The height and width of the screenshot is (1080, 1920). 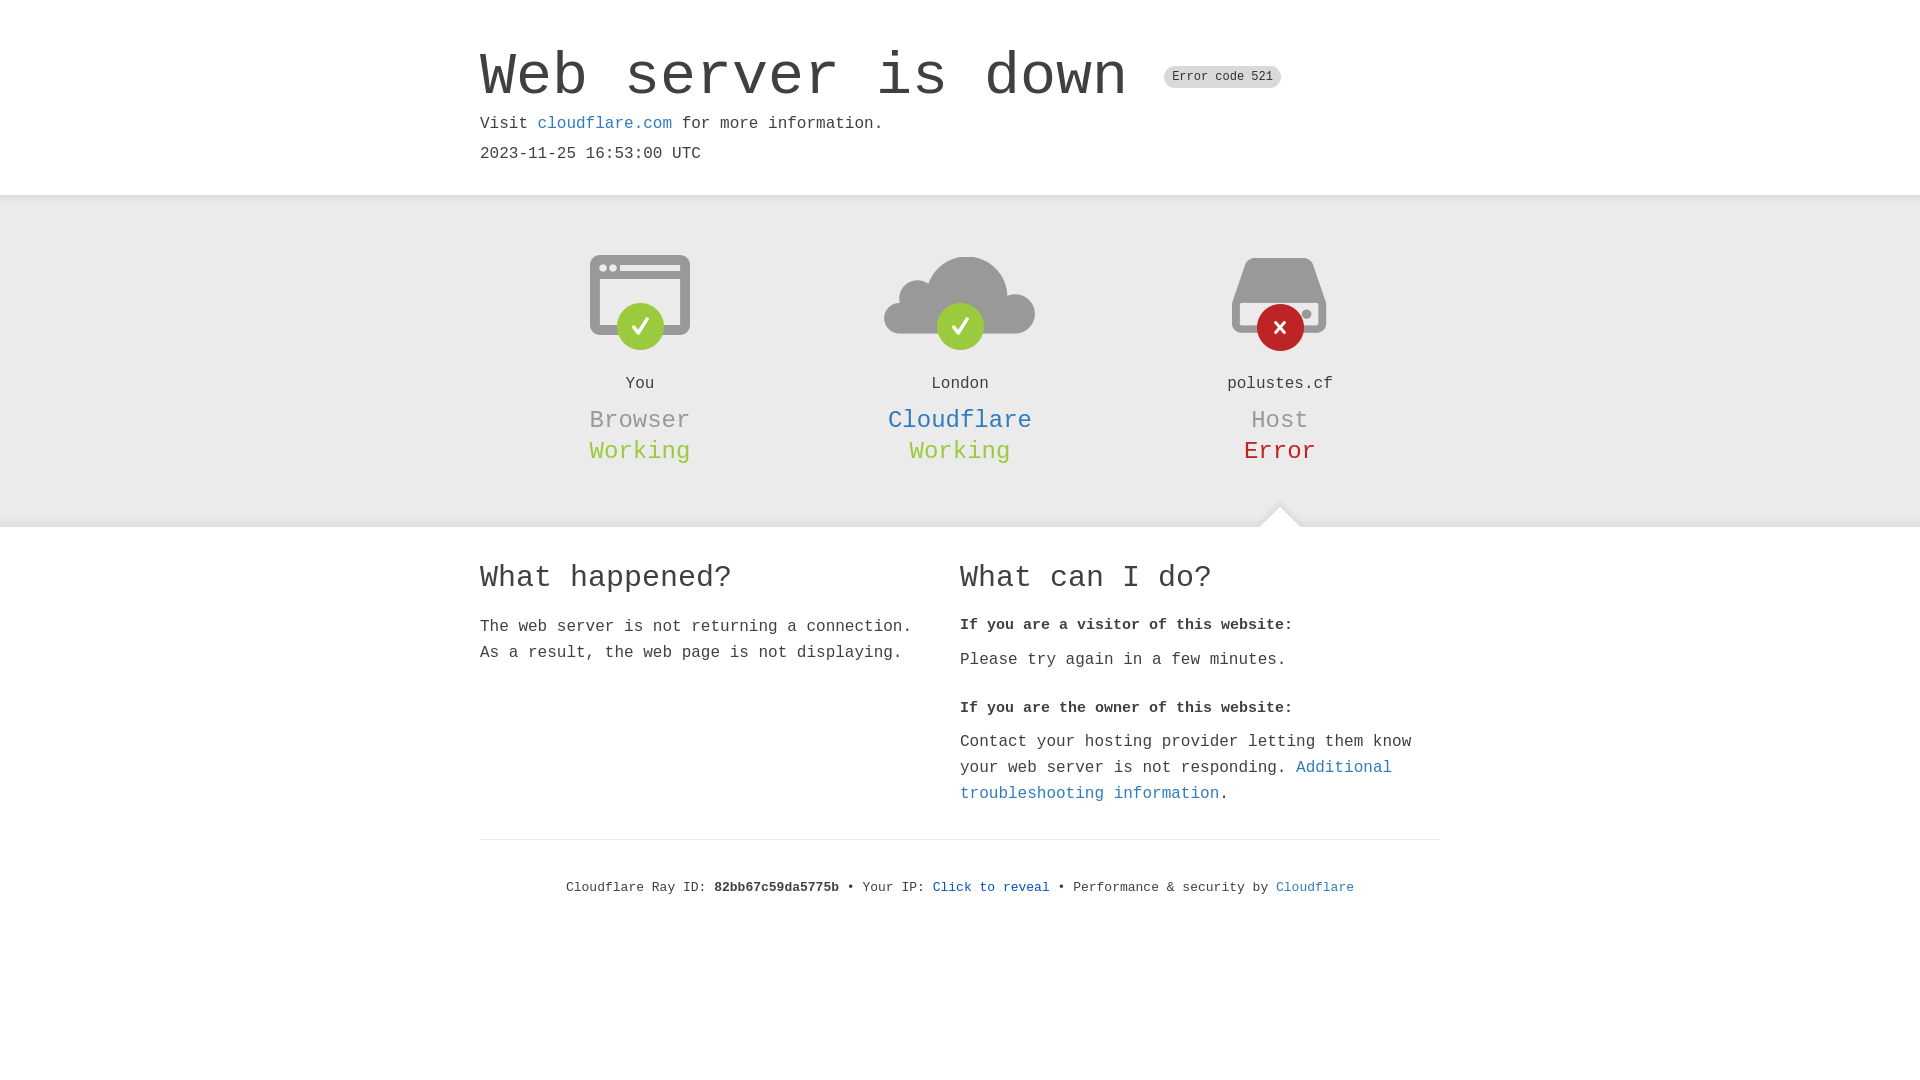 What do you see at coordinates (603, 123) in the screenshot?
I see `'cloudflare.com'` at bounding box center [603, 123].